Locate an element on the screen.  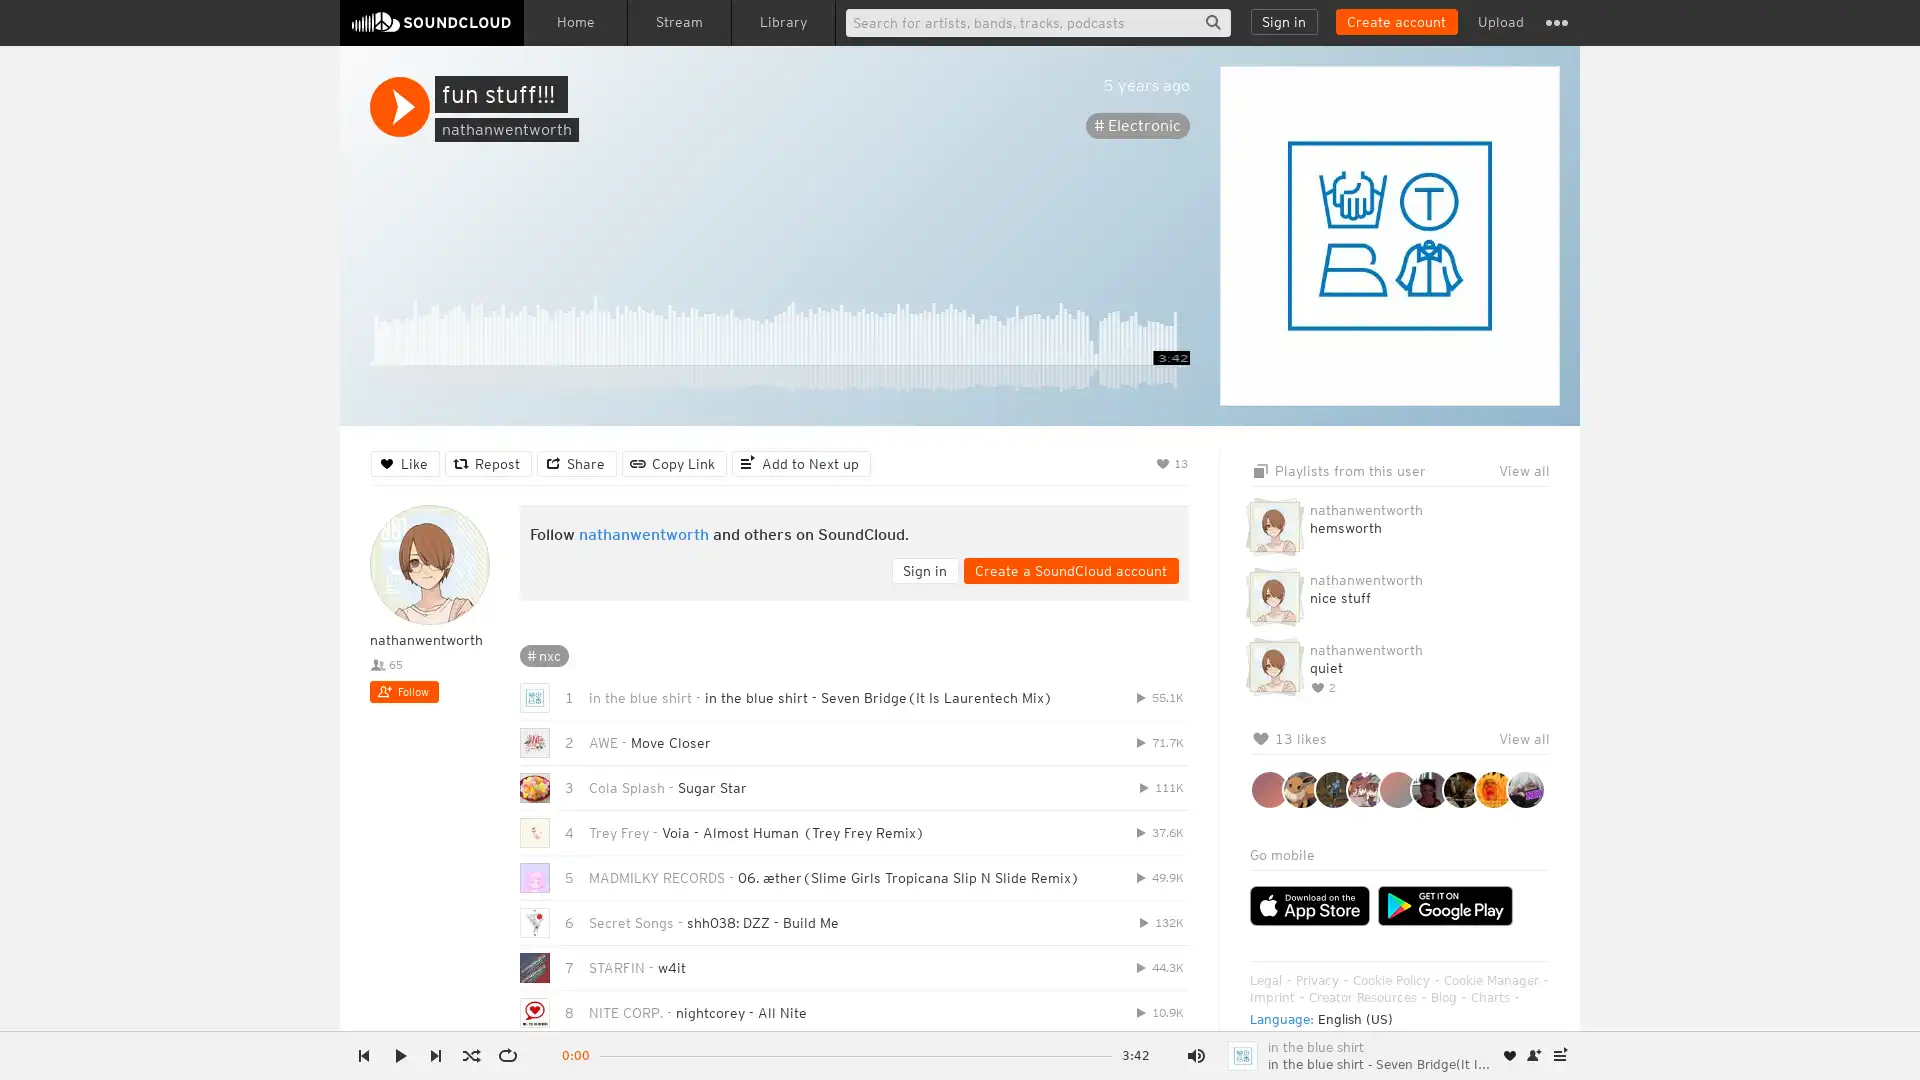
Sign in is located at coordinates (1284, 22).